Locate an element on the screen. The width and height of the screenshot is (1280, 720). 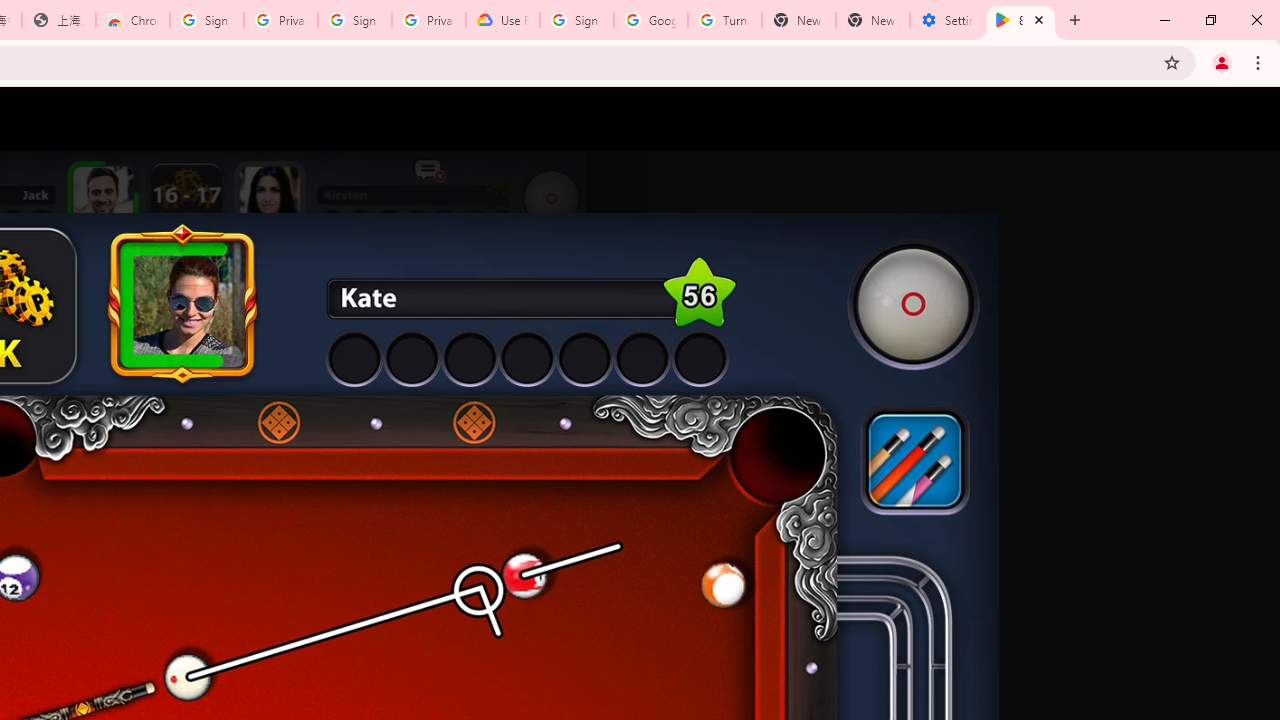
'Settings - System' is located at coordinates (946, 20).